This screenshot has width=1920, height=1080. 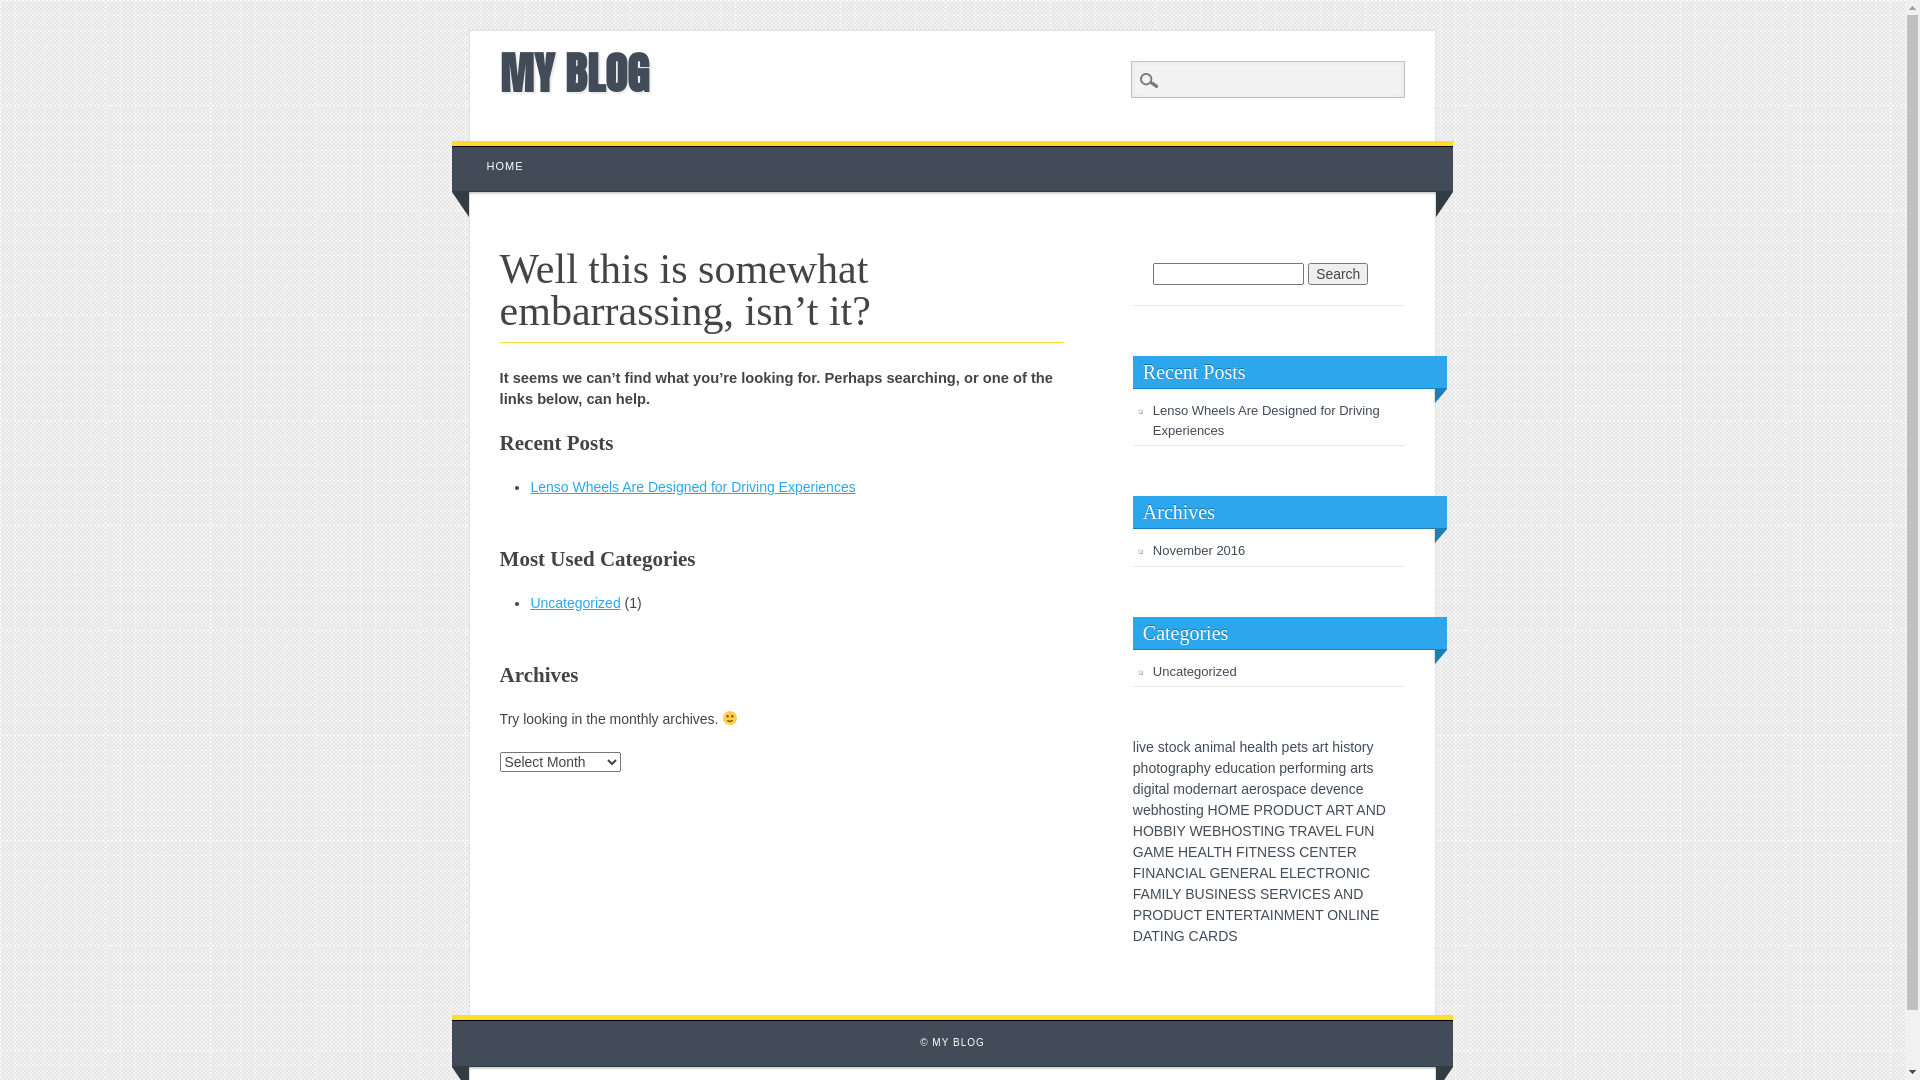 What do you see at coordinates (1227, 747) in the screenshot?
I see `'a'` at bounding box center [1227, 747].